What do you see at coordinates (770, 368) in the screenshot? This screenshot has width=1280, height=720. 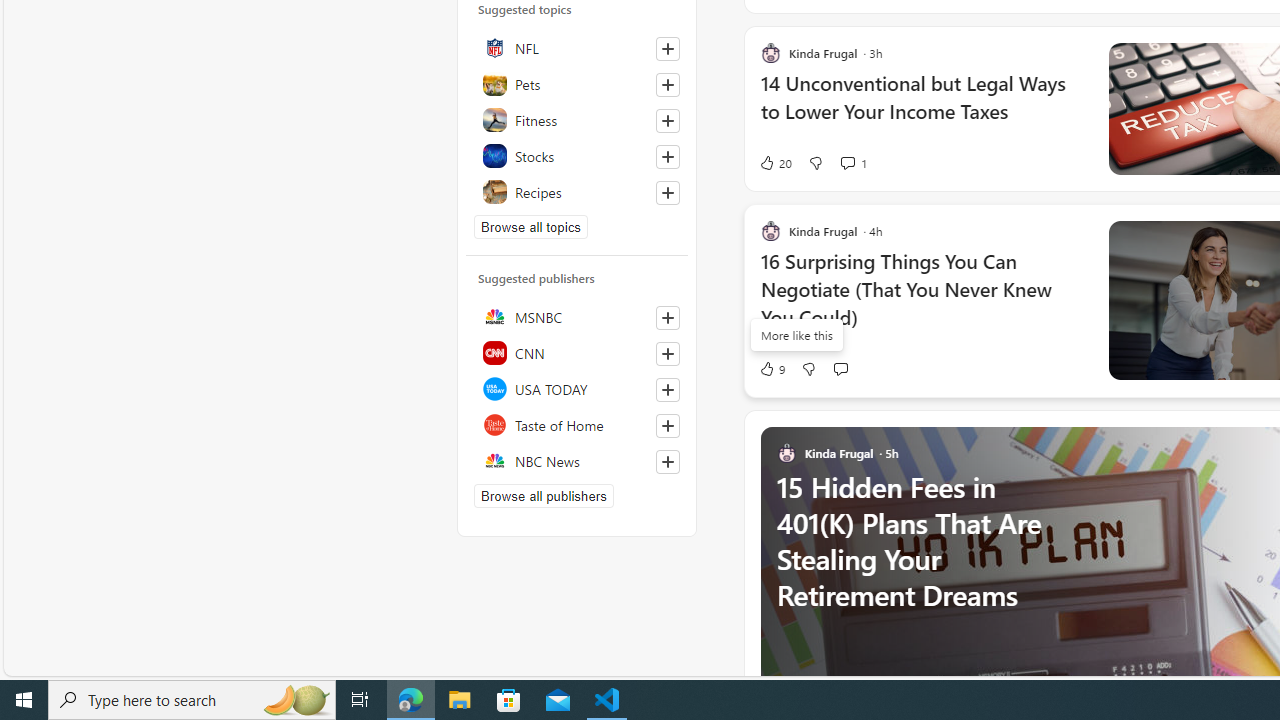 I see `'9 Like'` at bounding box center [770, 368].